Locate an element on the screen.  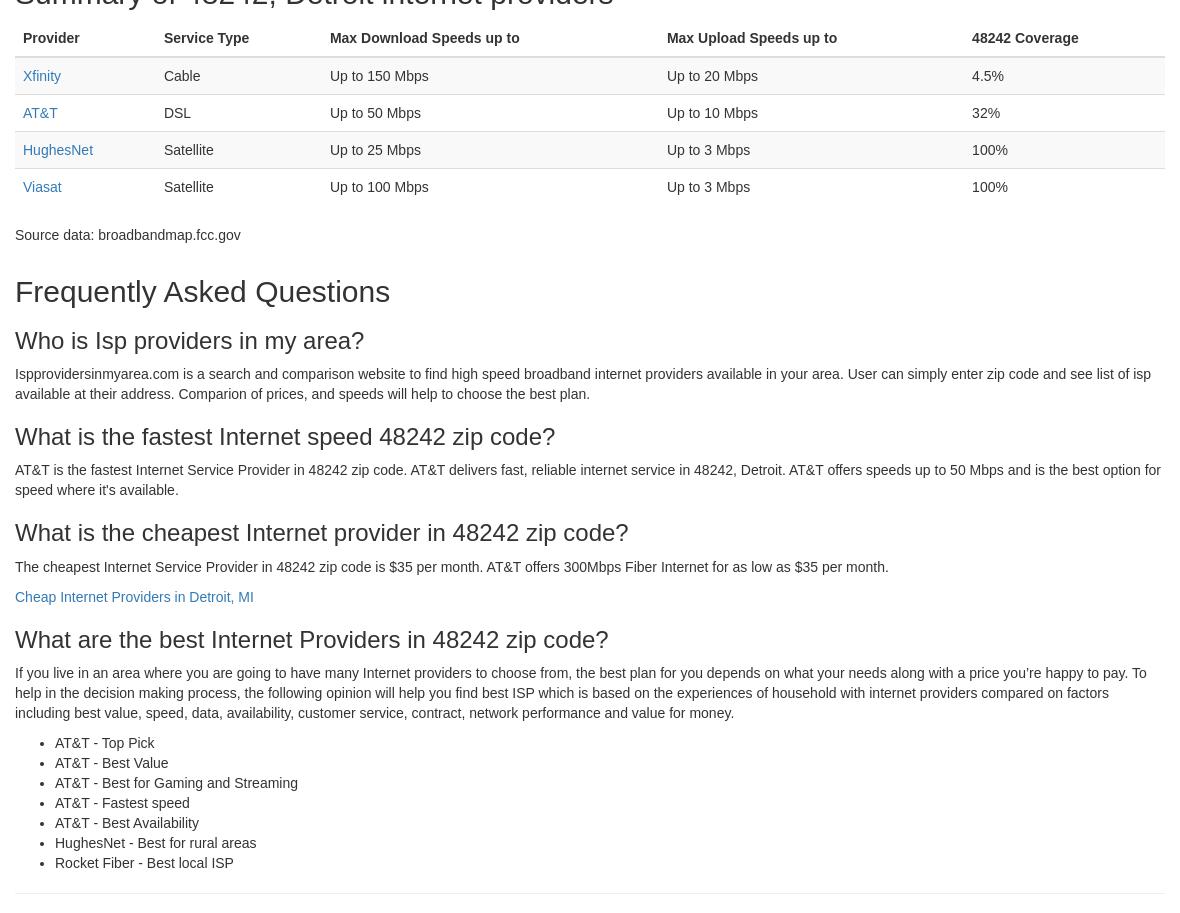
'32%' is located at coordinates (985, 112).